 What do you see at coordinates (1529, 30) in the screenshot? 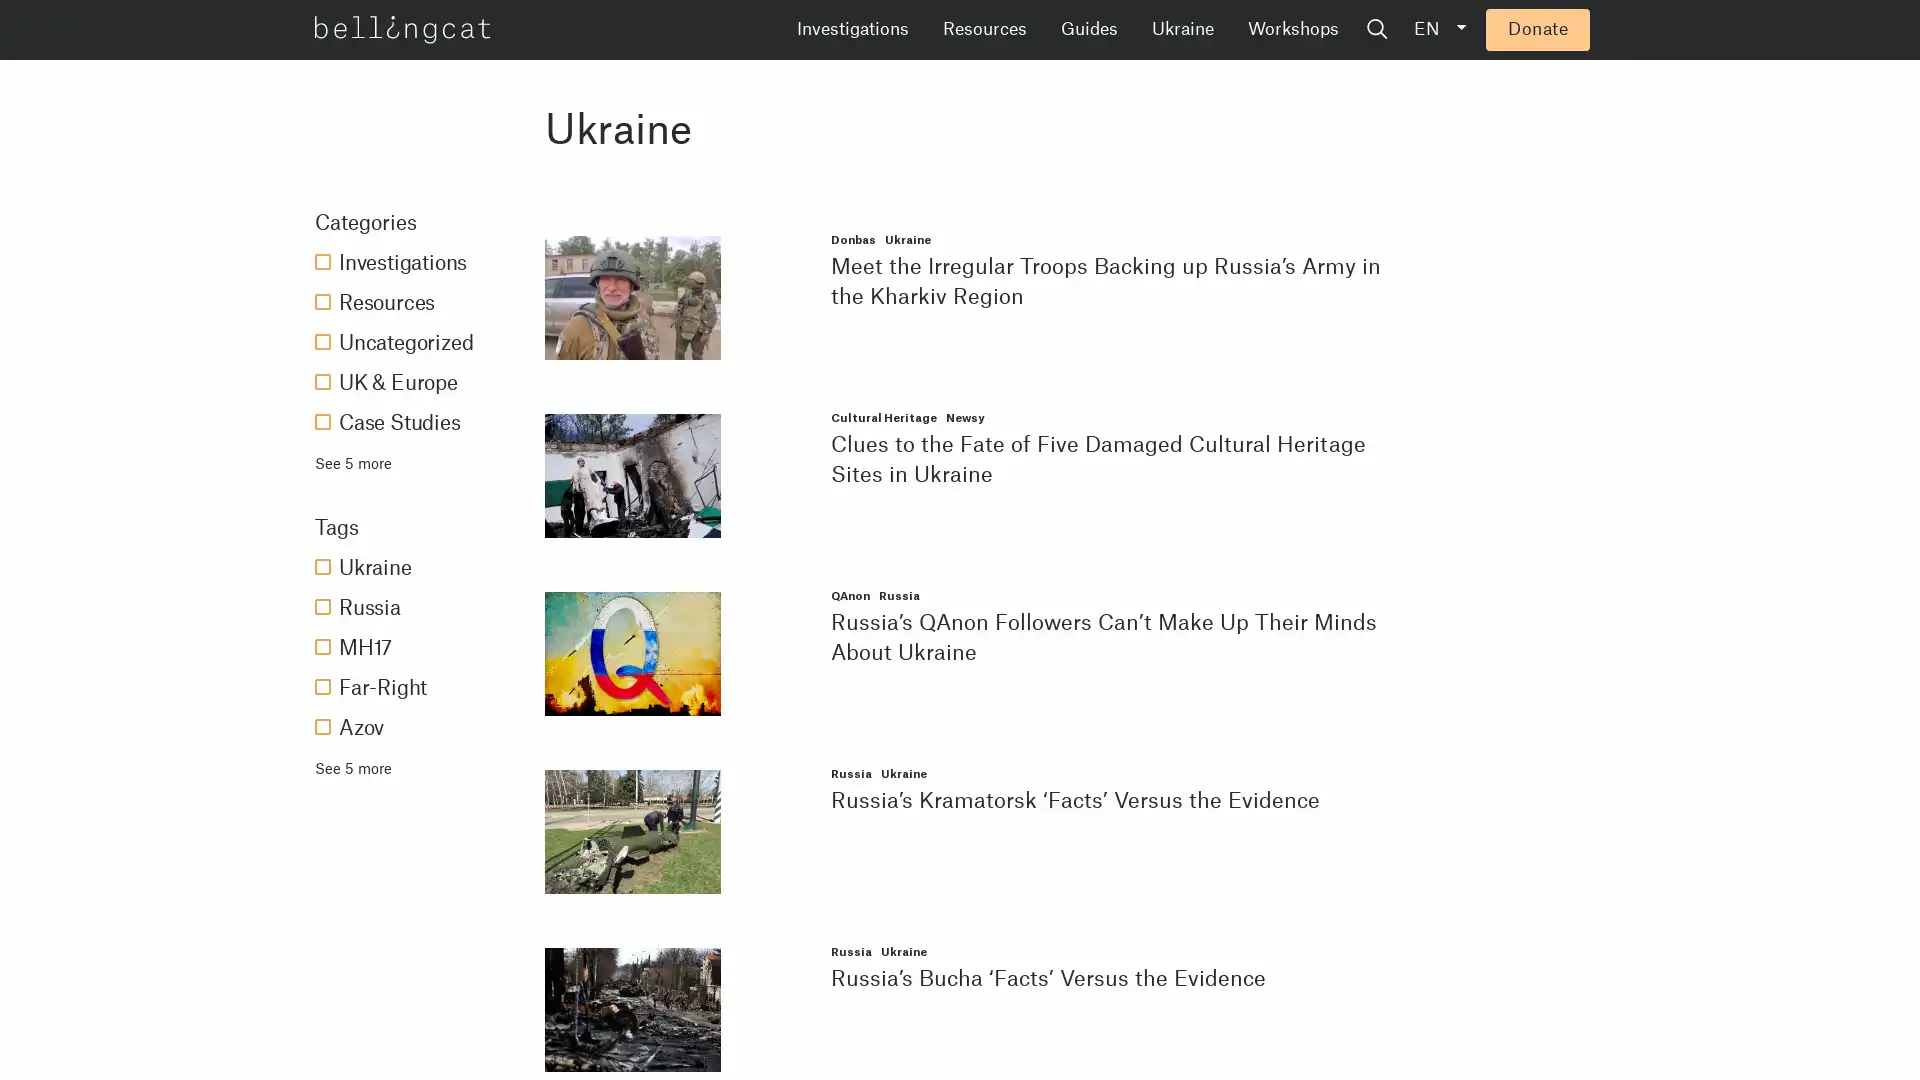
I see `Search` at bounding box center [1529, 30].